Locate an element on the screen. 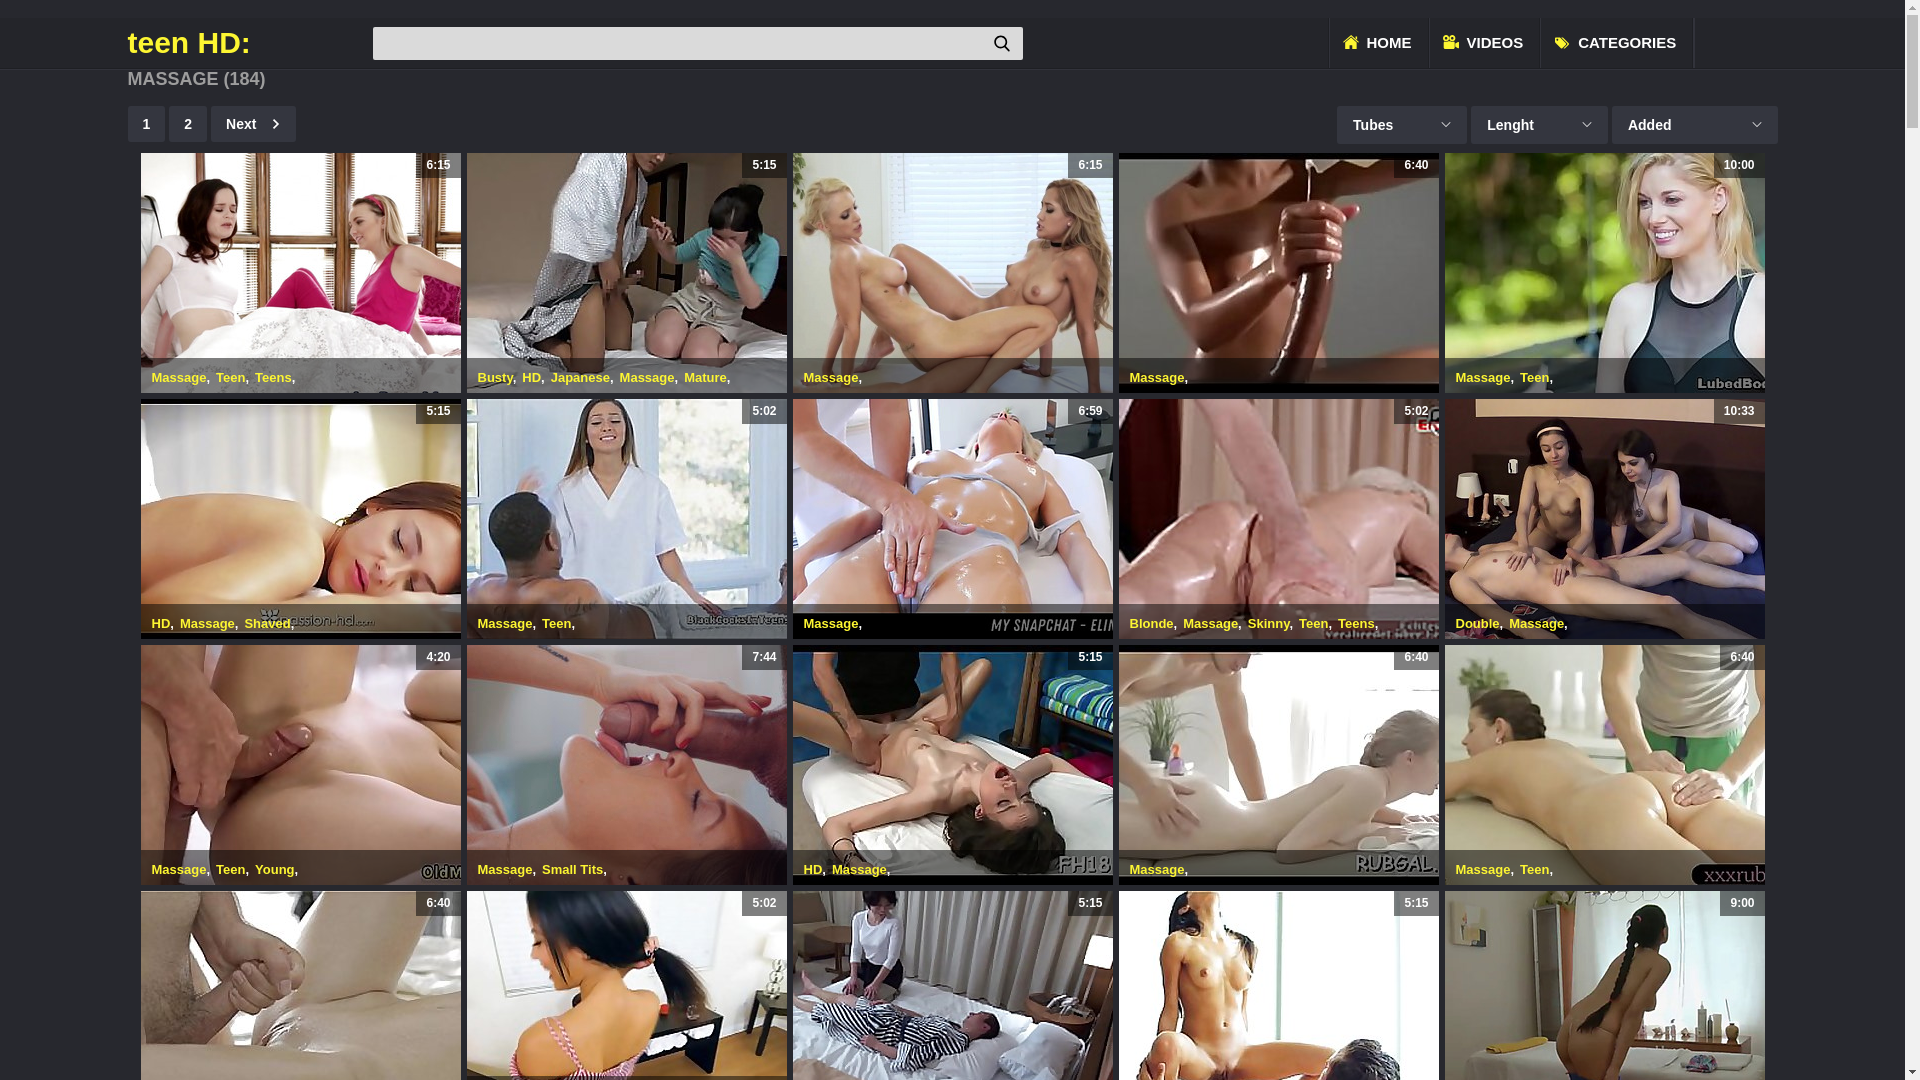  'Shaved' is located at coordinates (266, 622).